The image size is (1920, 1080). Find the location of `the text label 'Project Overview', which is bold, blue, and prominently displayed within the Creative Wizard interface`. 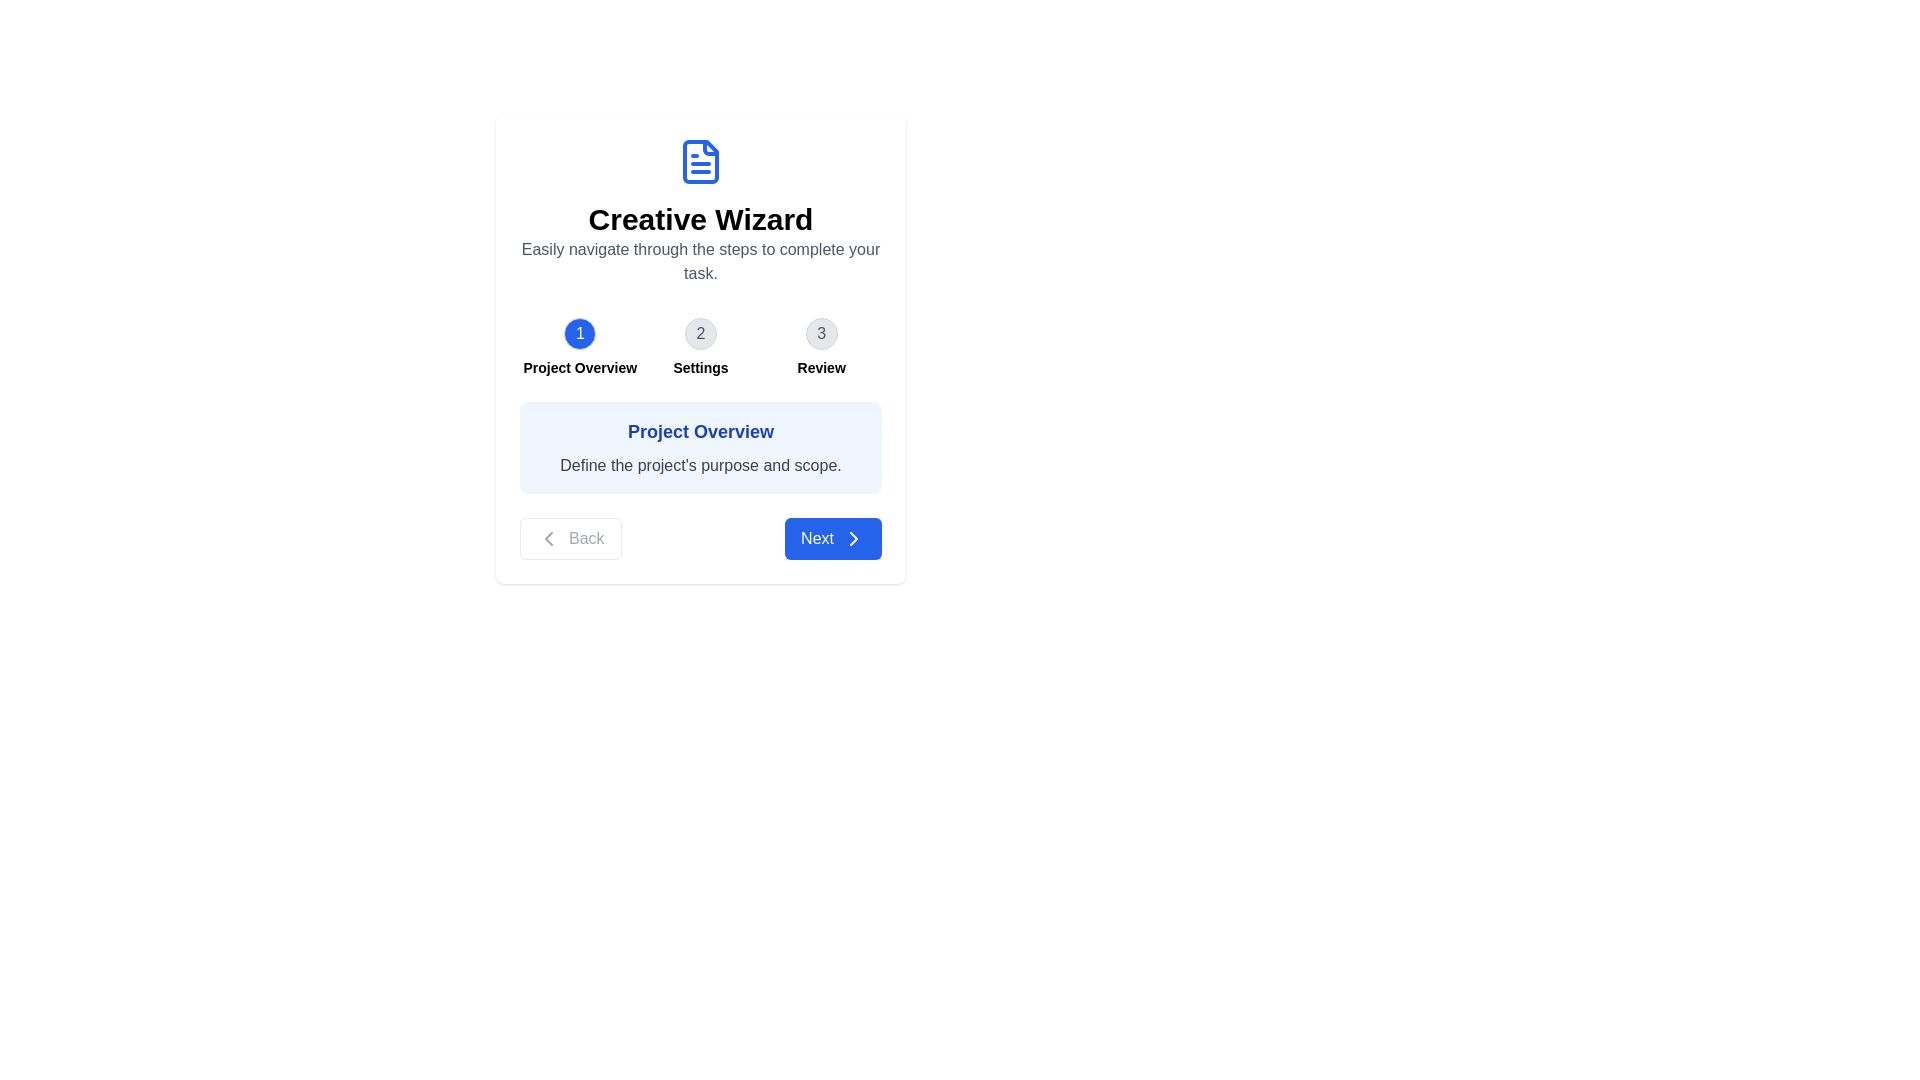

the text label 'Project Overview', which is bold, blue, and prominently displayed within the Creative Wizard interface is located at coordinates (700, 431).